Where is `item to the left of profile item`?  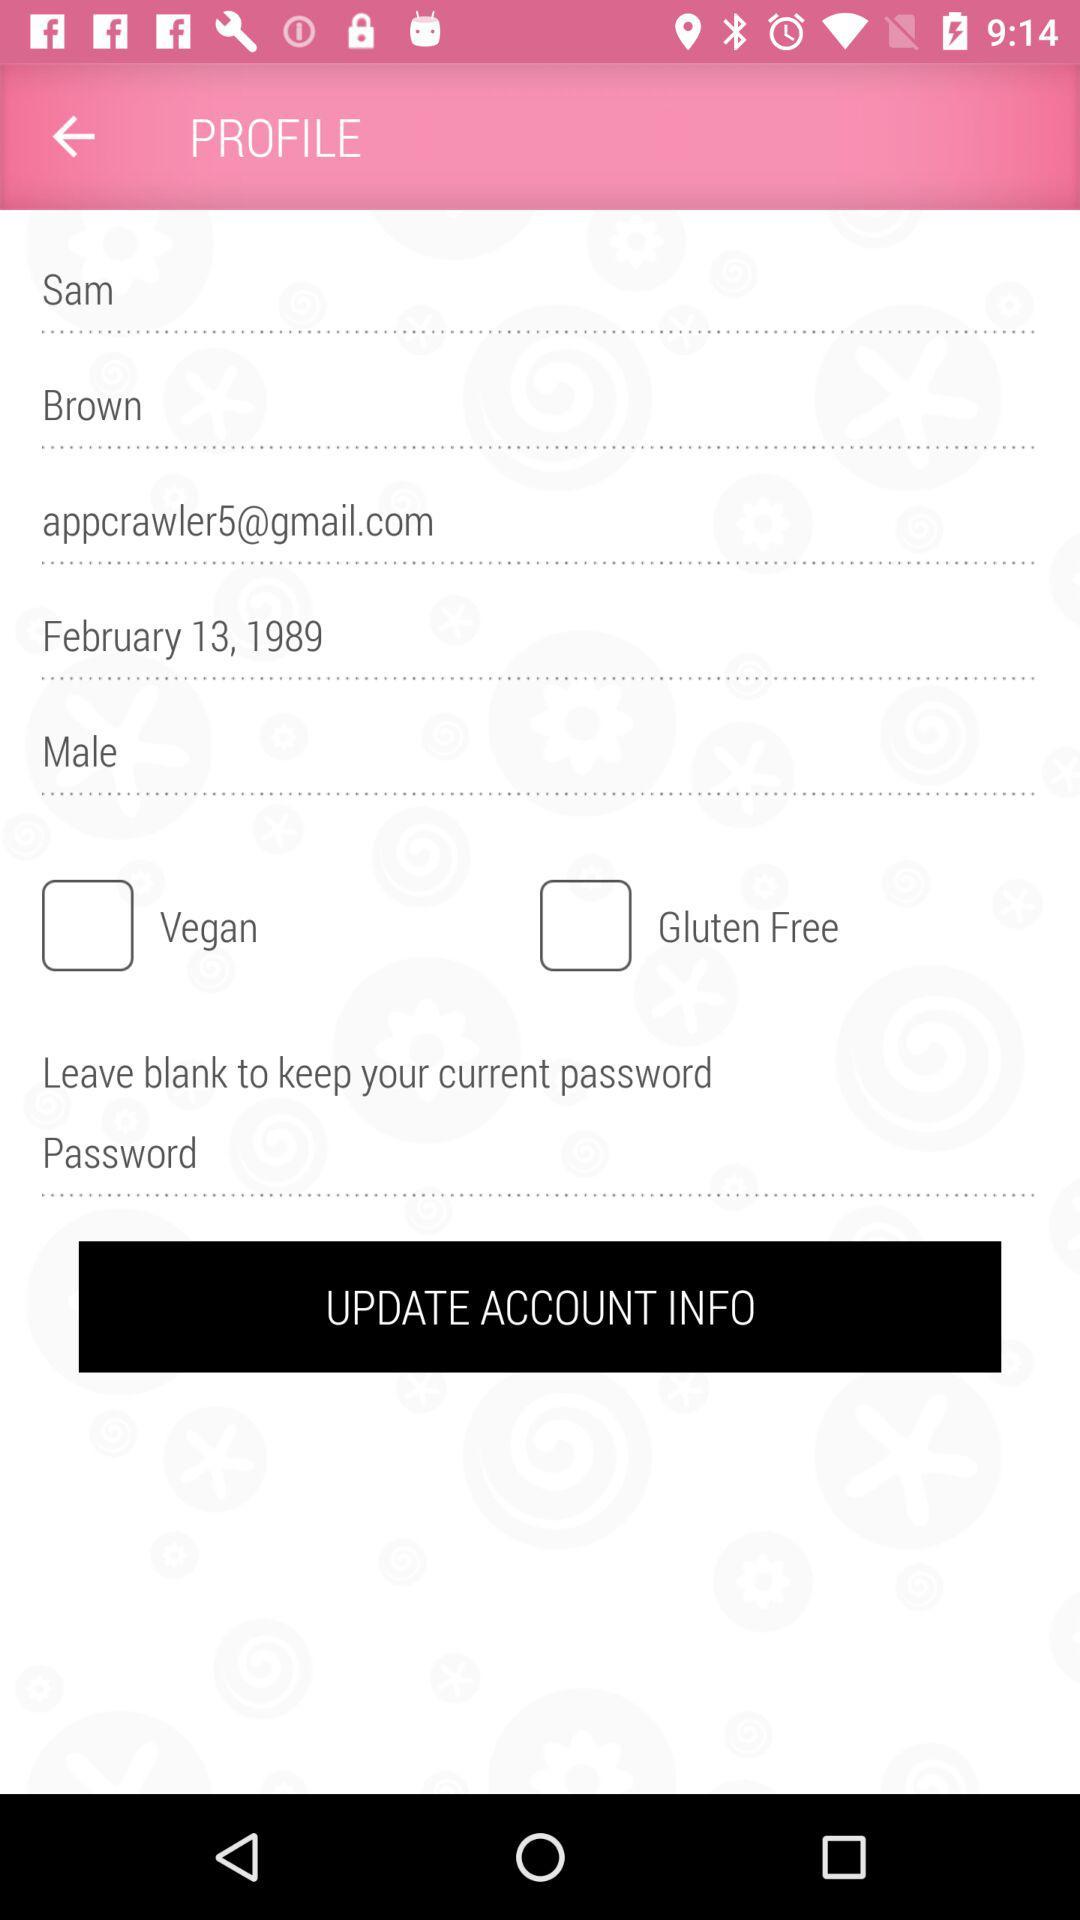 item to the left of profile item is located at coordinates (72, 135).